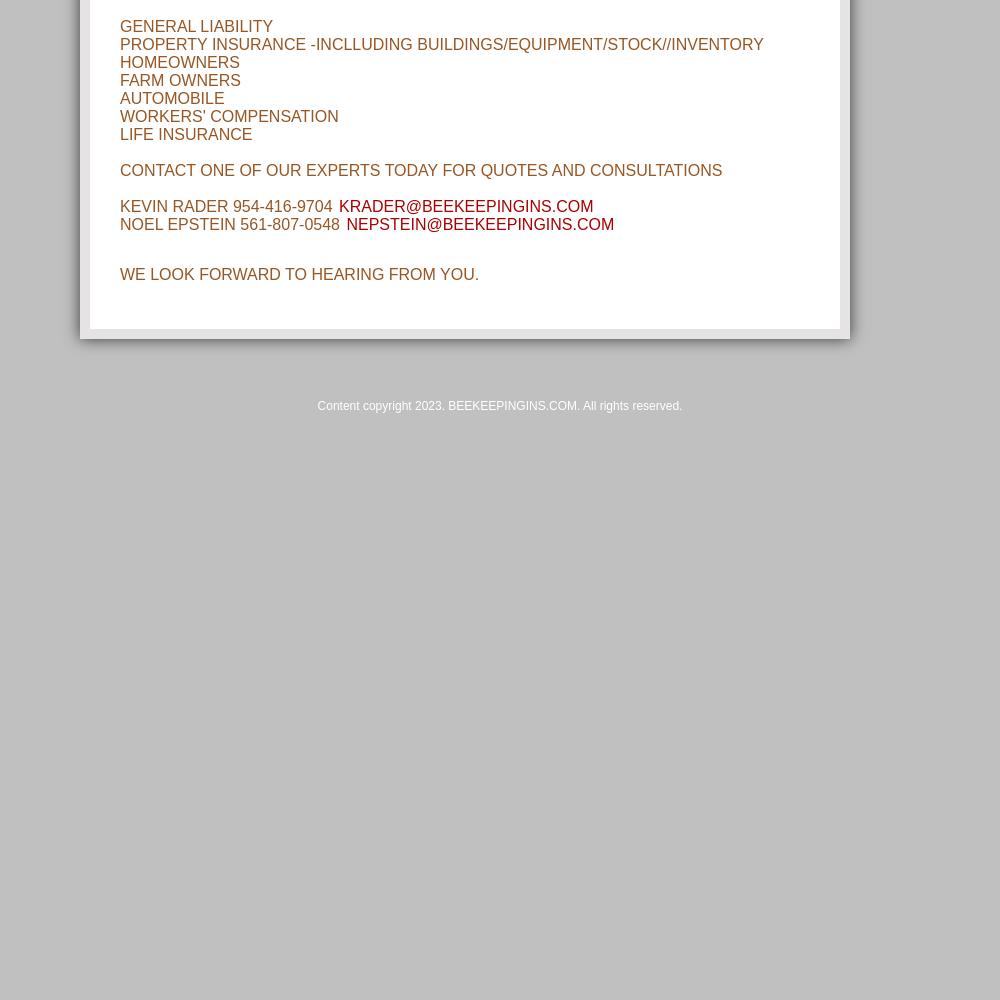 This screenshot has width=1000, height=1000. Describe the element at coordinates (231, 223) in the screenshot. I see `'NOEL EPSTEIN 561-807-0548'` at that location.